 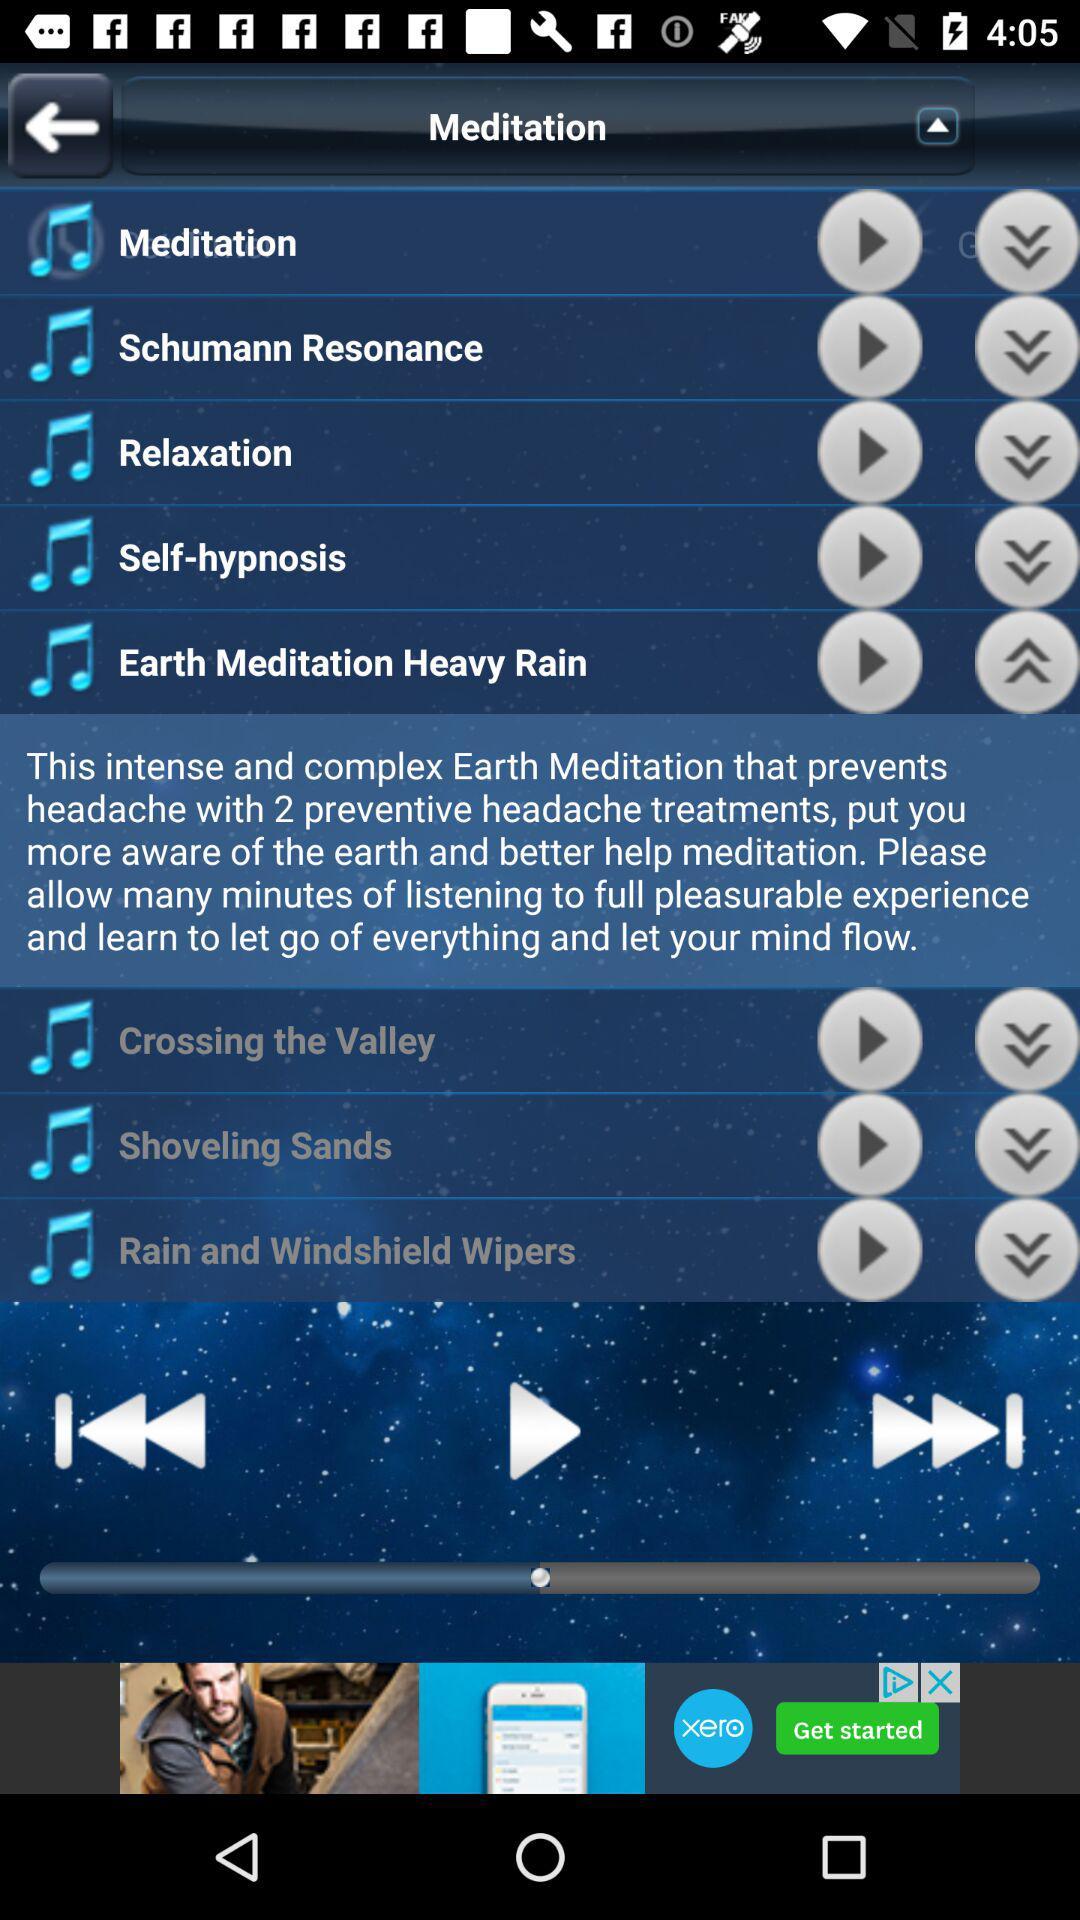 I want to click on the play, so click(x=869, y=1144).